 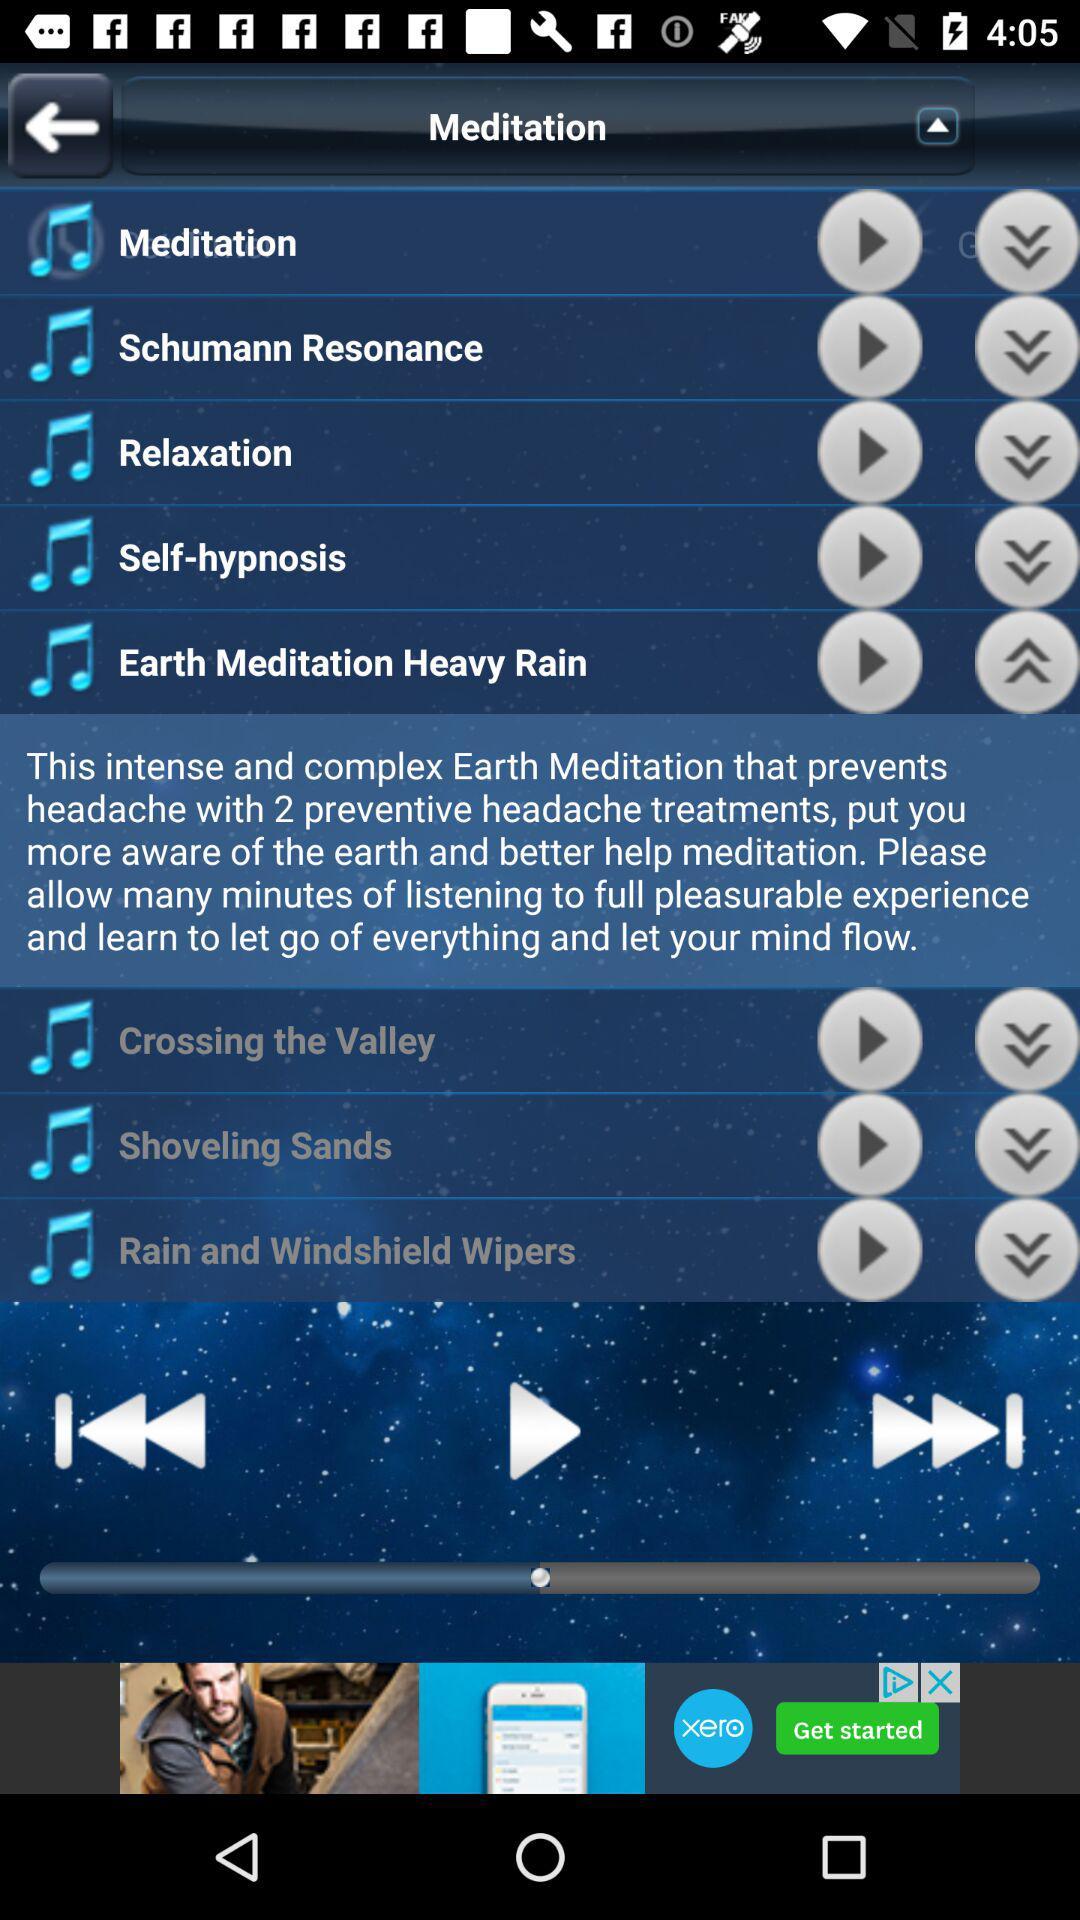 I want to click on the play, so click(x=869, y=1144).